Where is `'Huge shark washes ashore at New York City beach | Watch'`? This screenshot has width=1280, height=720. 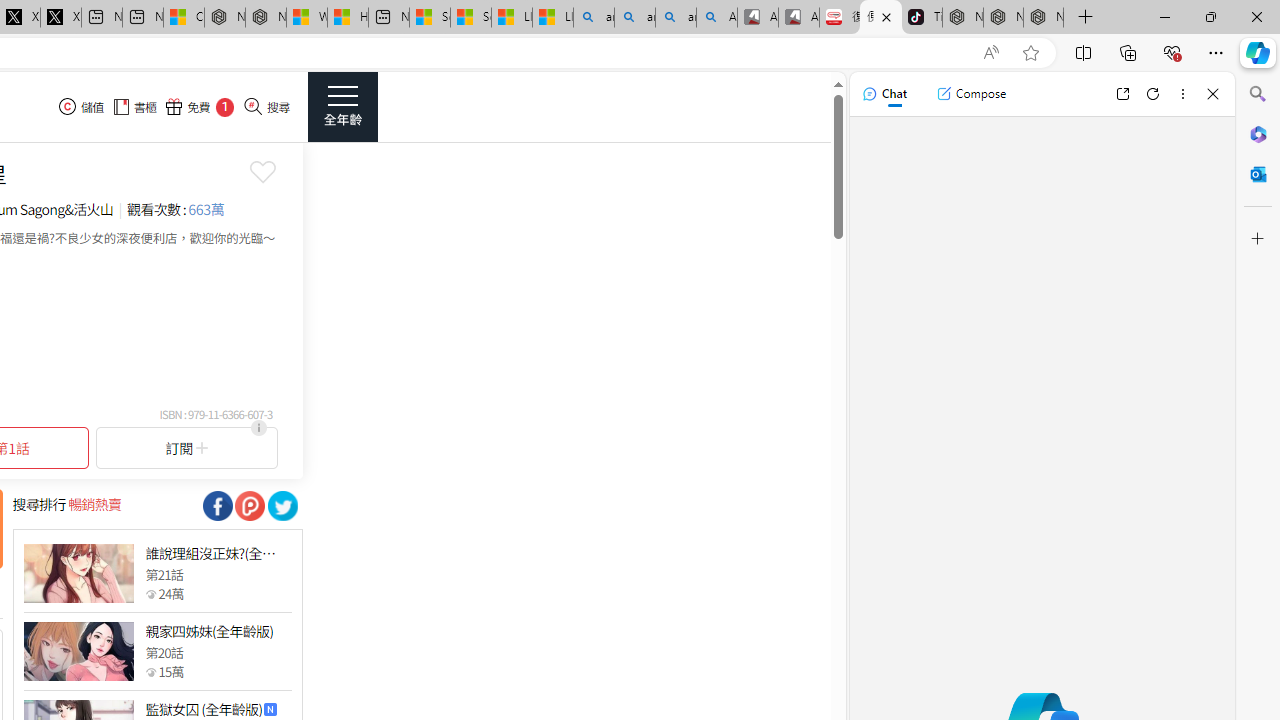 'Huge shark washes ashore at New York City beach | Watch' is located at coordinates (348, 17).